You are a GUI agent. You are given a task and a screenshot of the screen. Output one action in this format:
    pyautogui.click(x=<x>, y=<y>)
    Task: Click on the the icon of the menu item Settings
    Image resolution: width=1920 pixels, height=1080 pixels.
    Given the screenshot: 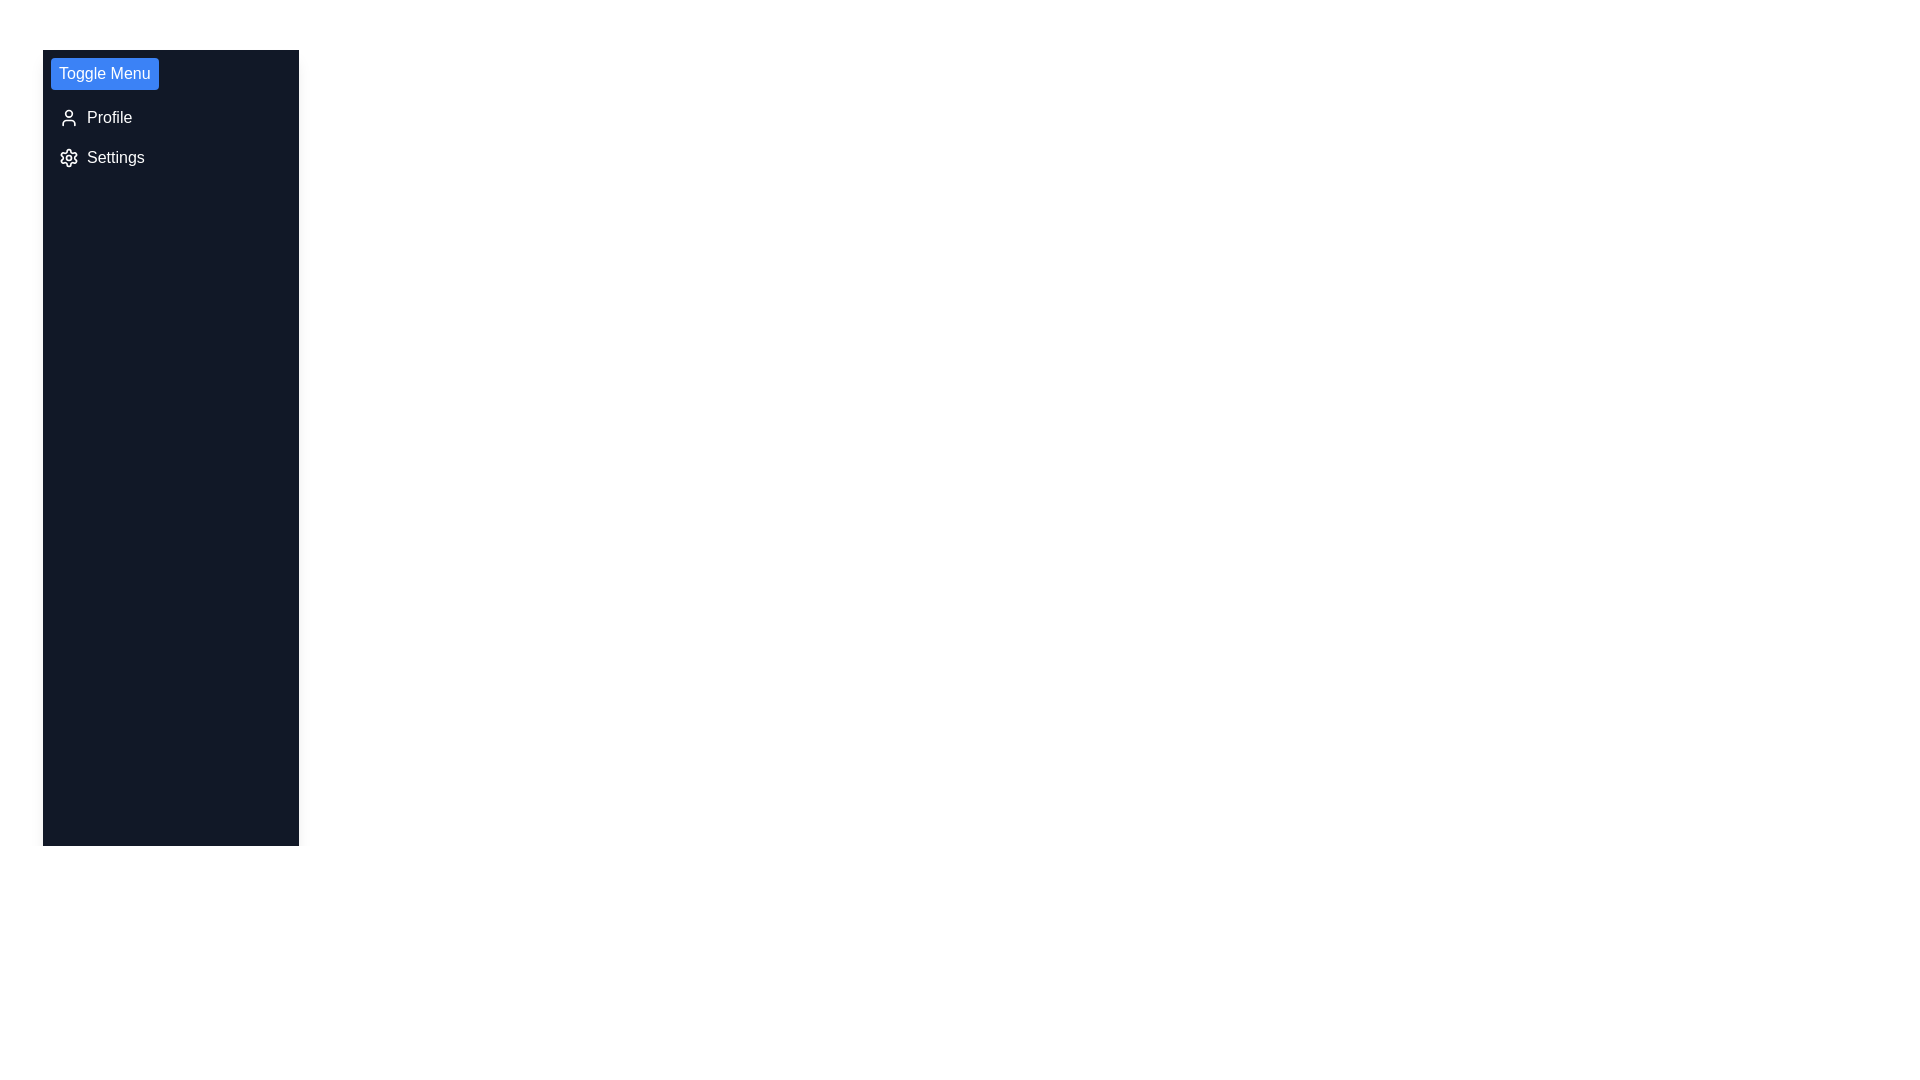 What is the action you would take?
    pyautogui.click(x=68, y=157)
    